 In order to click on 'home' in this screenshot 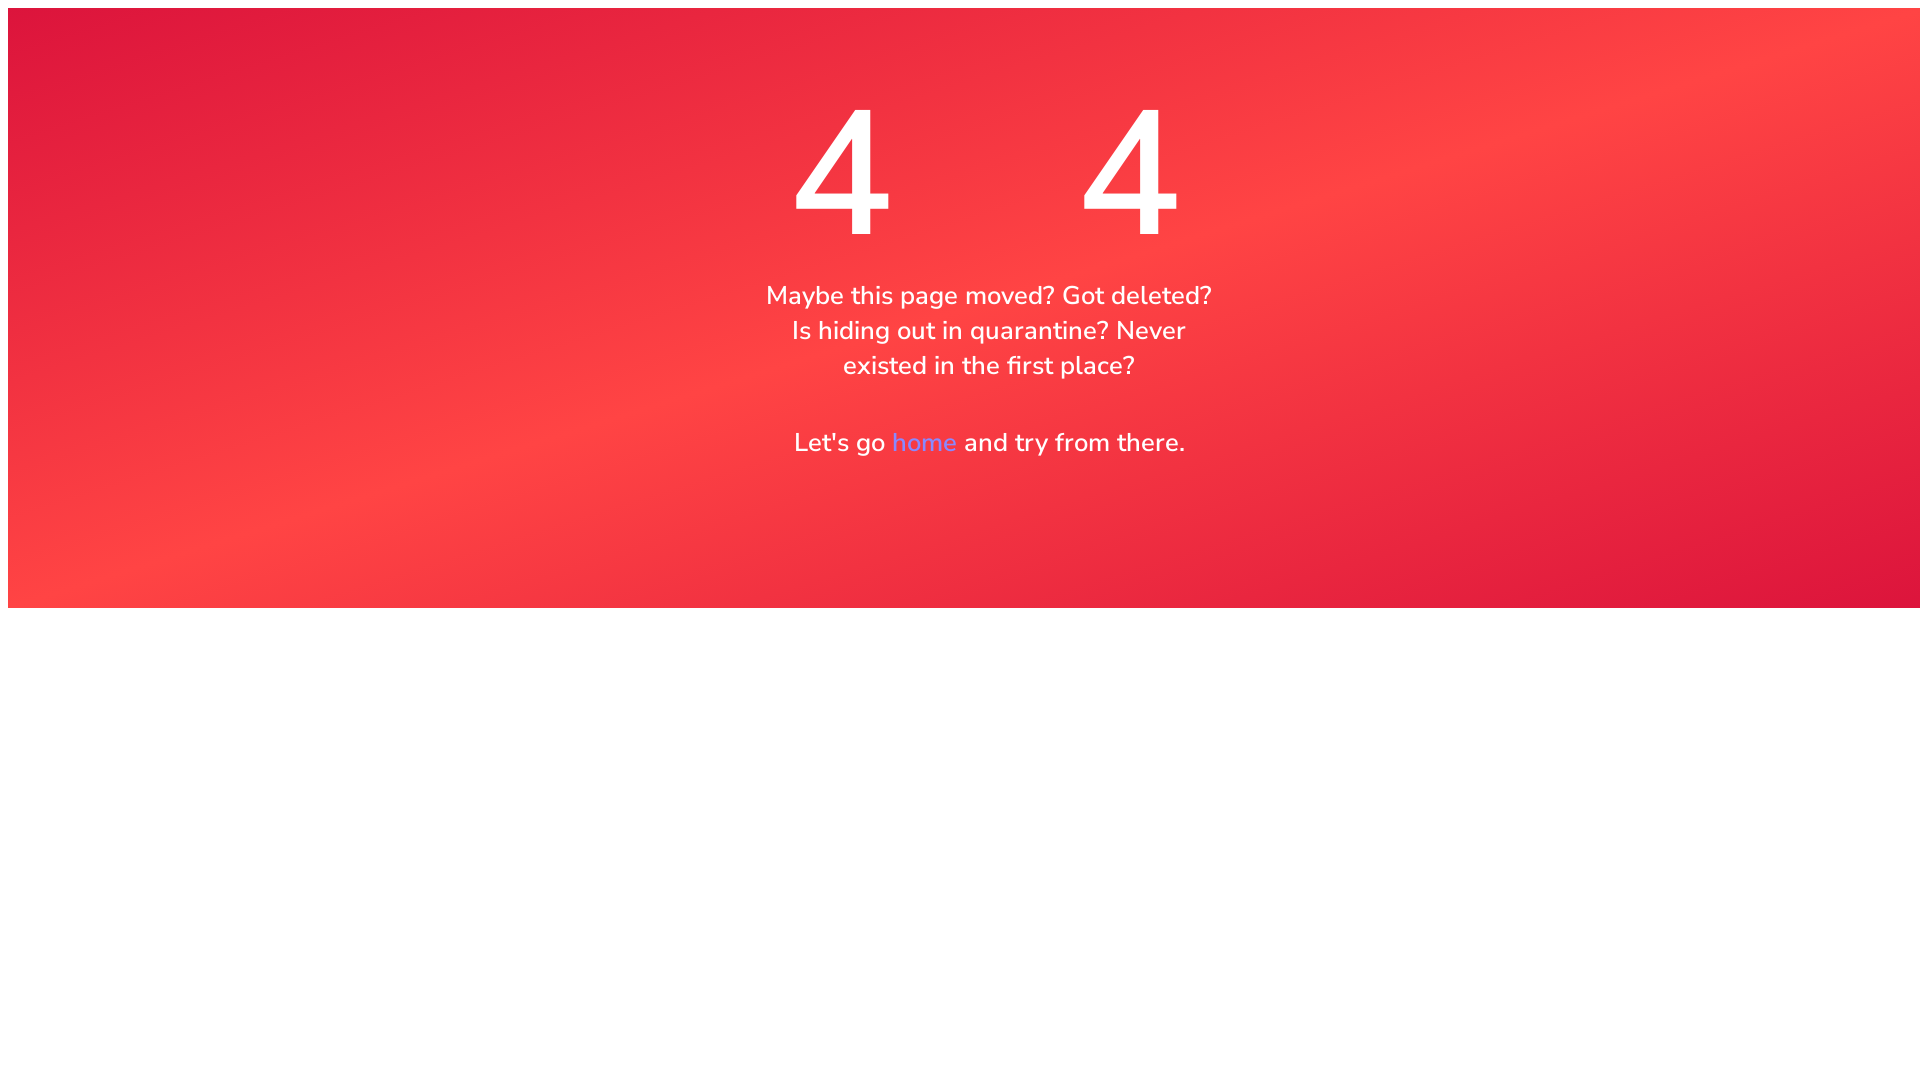, I will do `click(891, 441)`.